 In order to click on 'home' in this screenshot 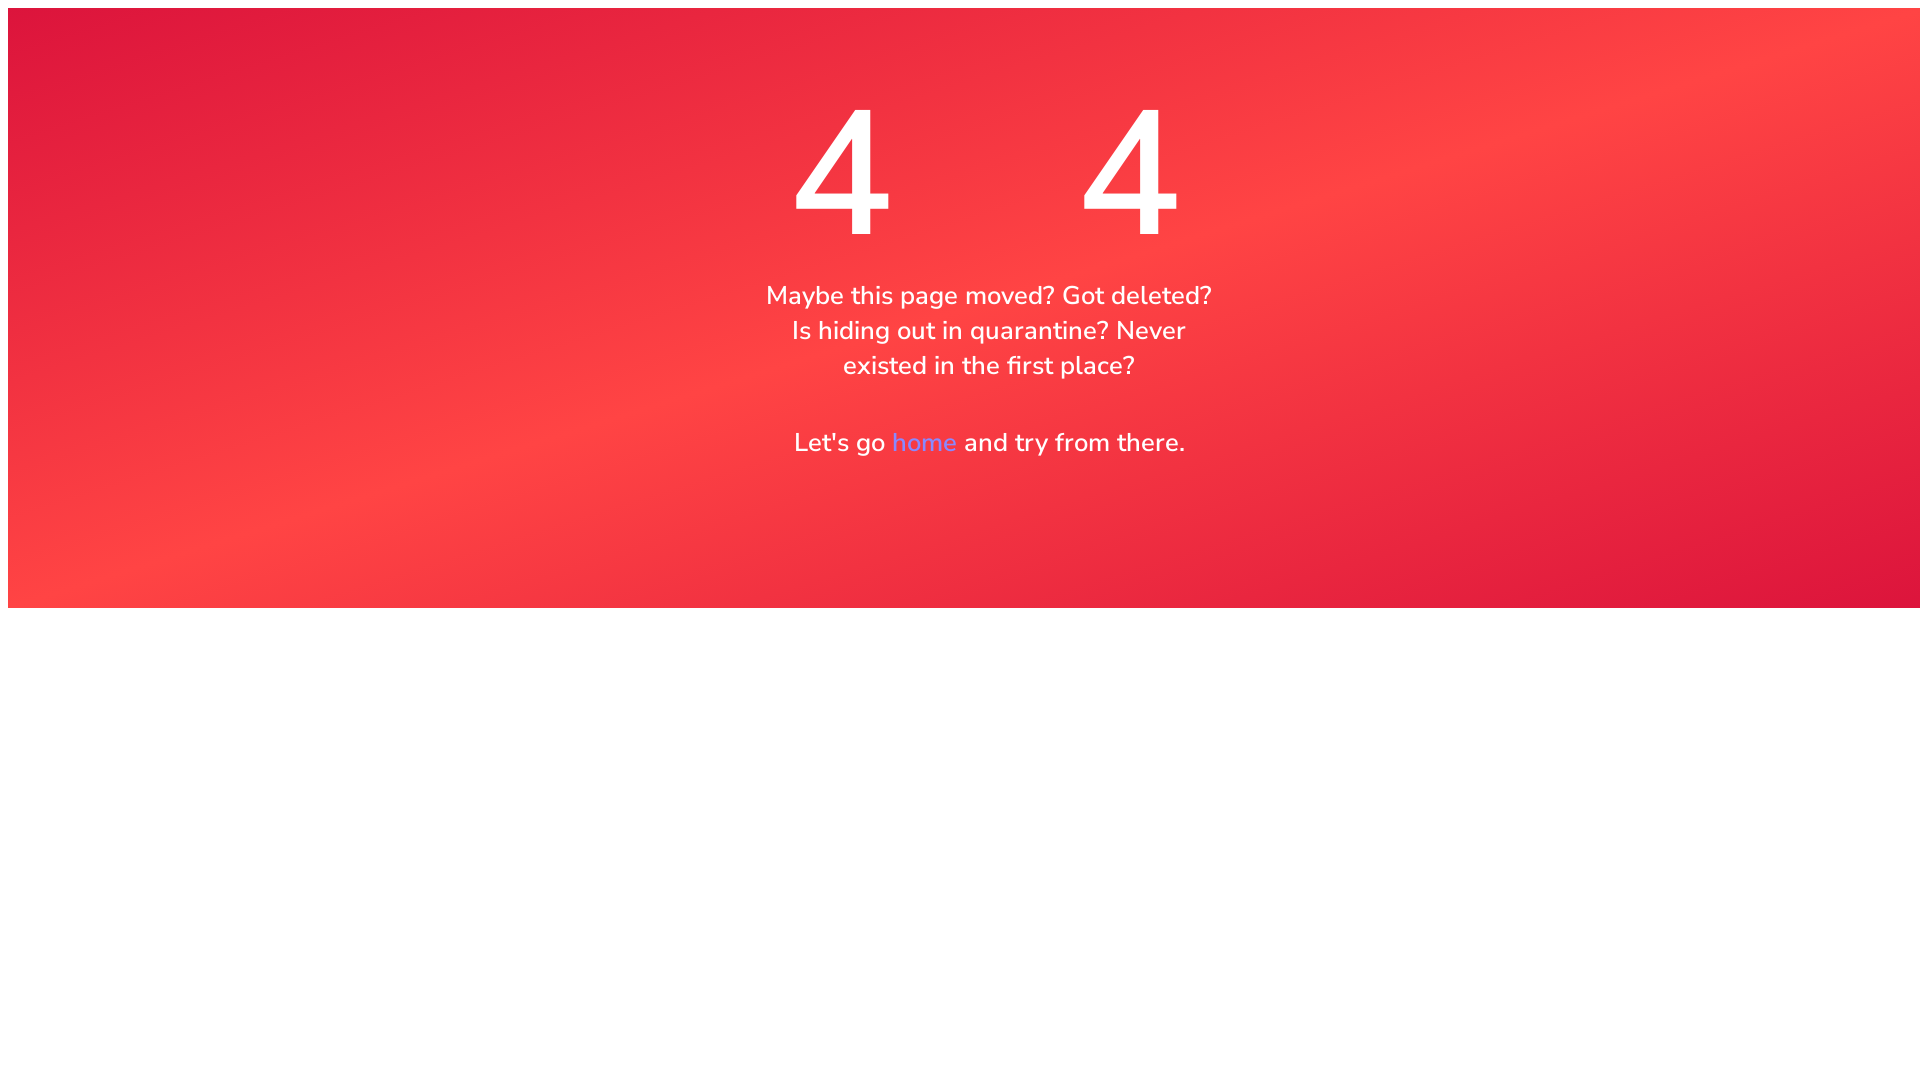, I will do `click(891, 441)`.